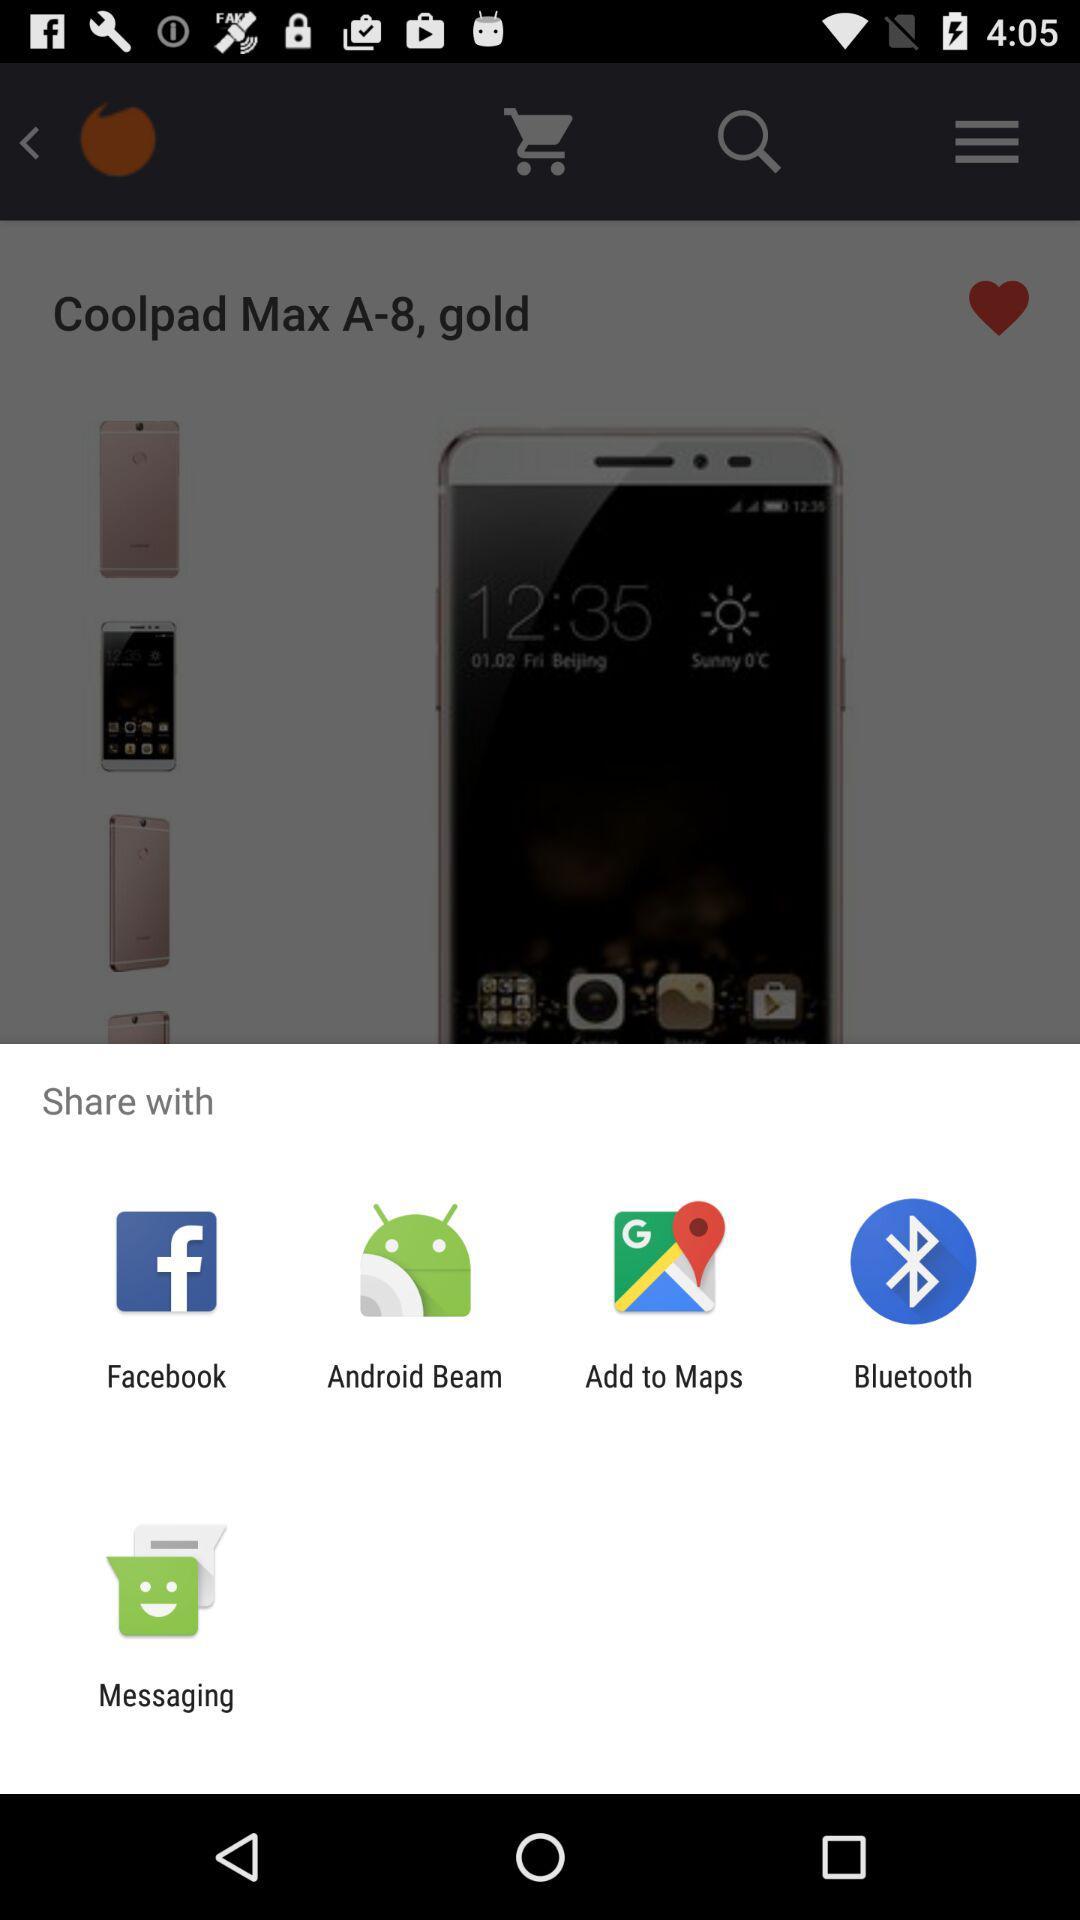 This screenshot has width=1080, height=1920. I want to click on the icon next to add to maps, so click(414, 1392).